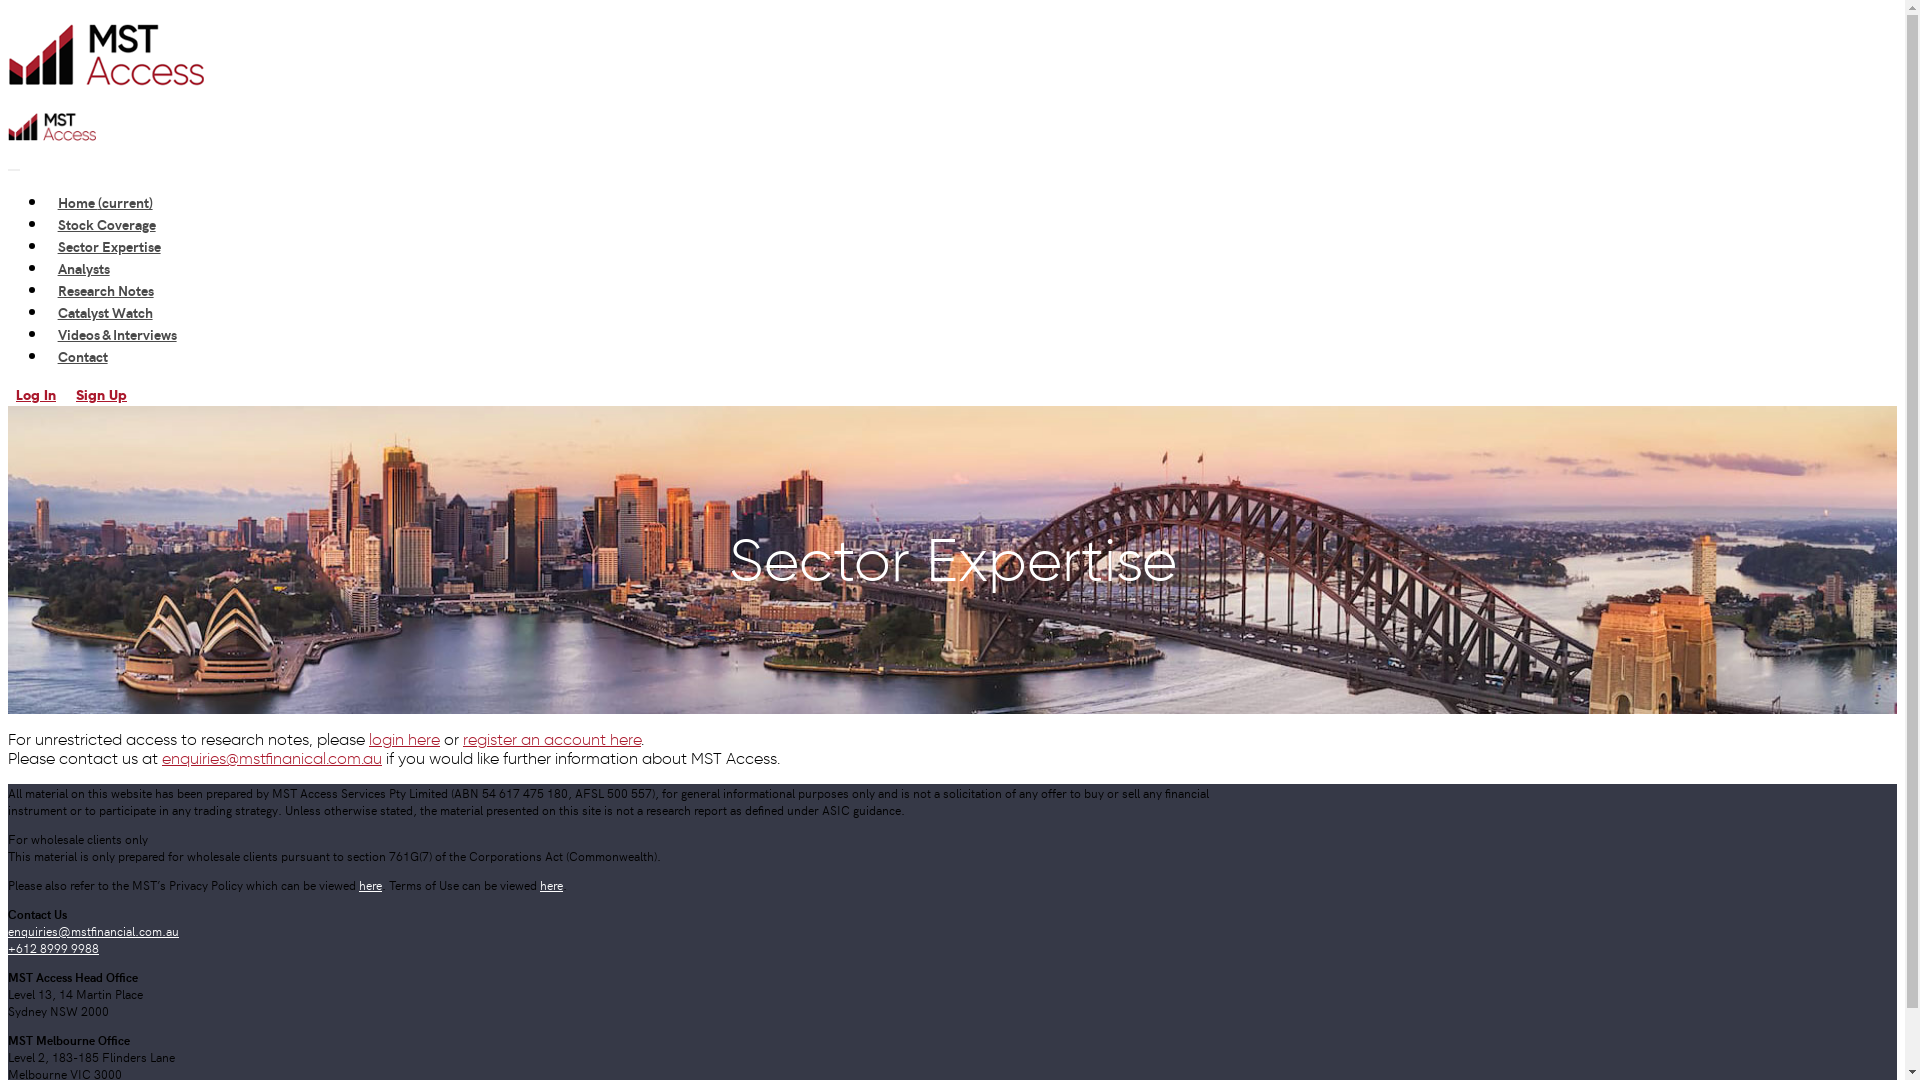 The height and width of the screenshot is (1080, 1920). What do you see at coordinates (100, 394) in the screenshot?
I see `'Sign Up'` at bounding box center [100, 394].